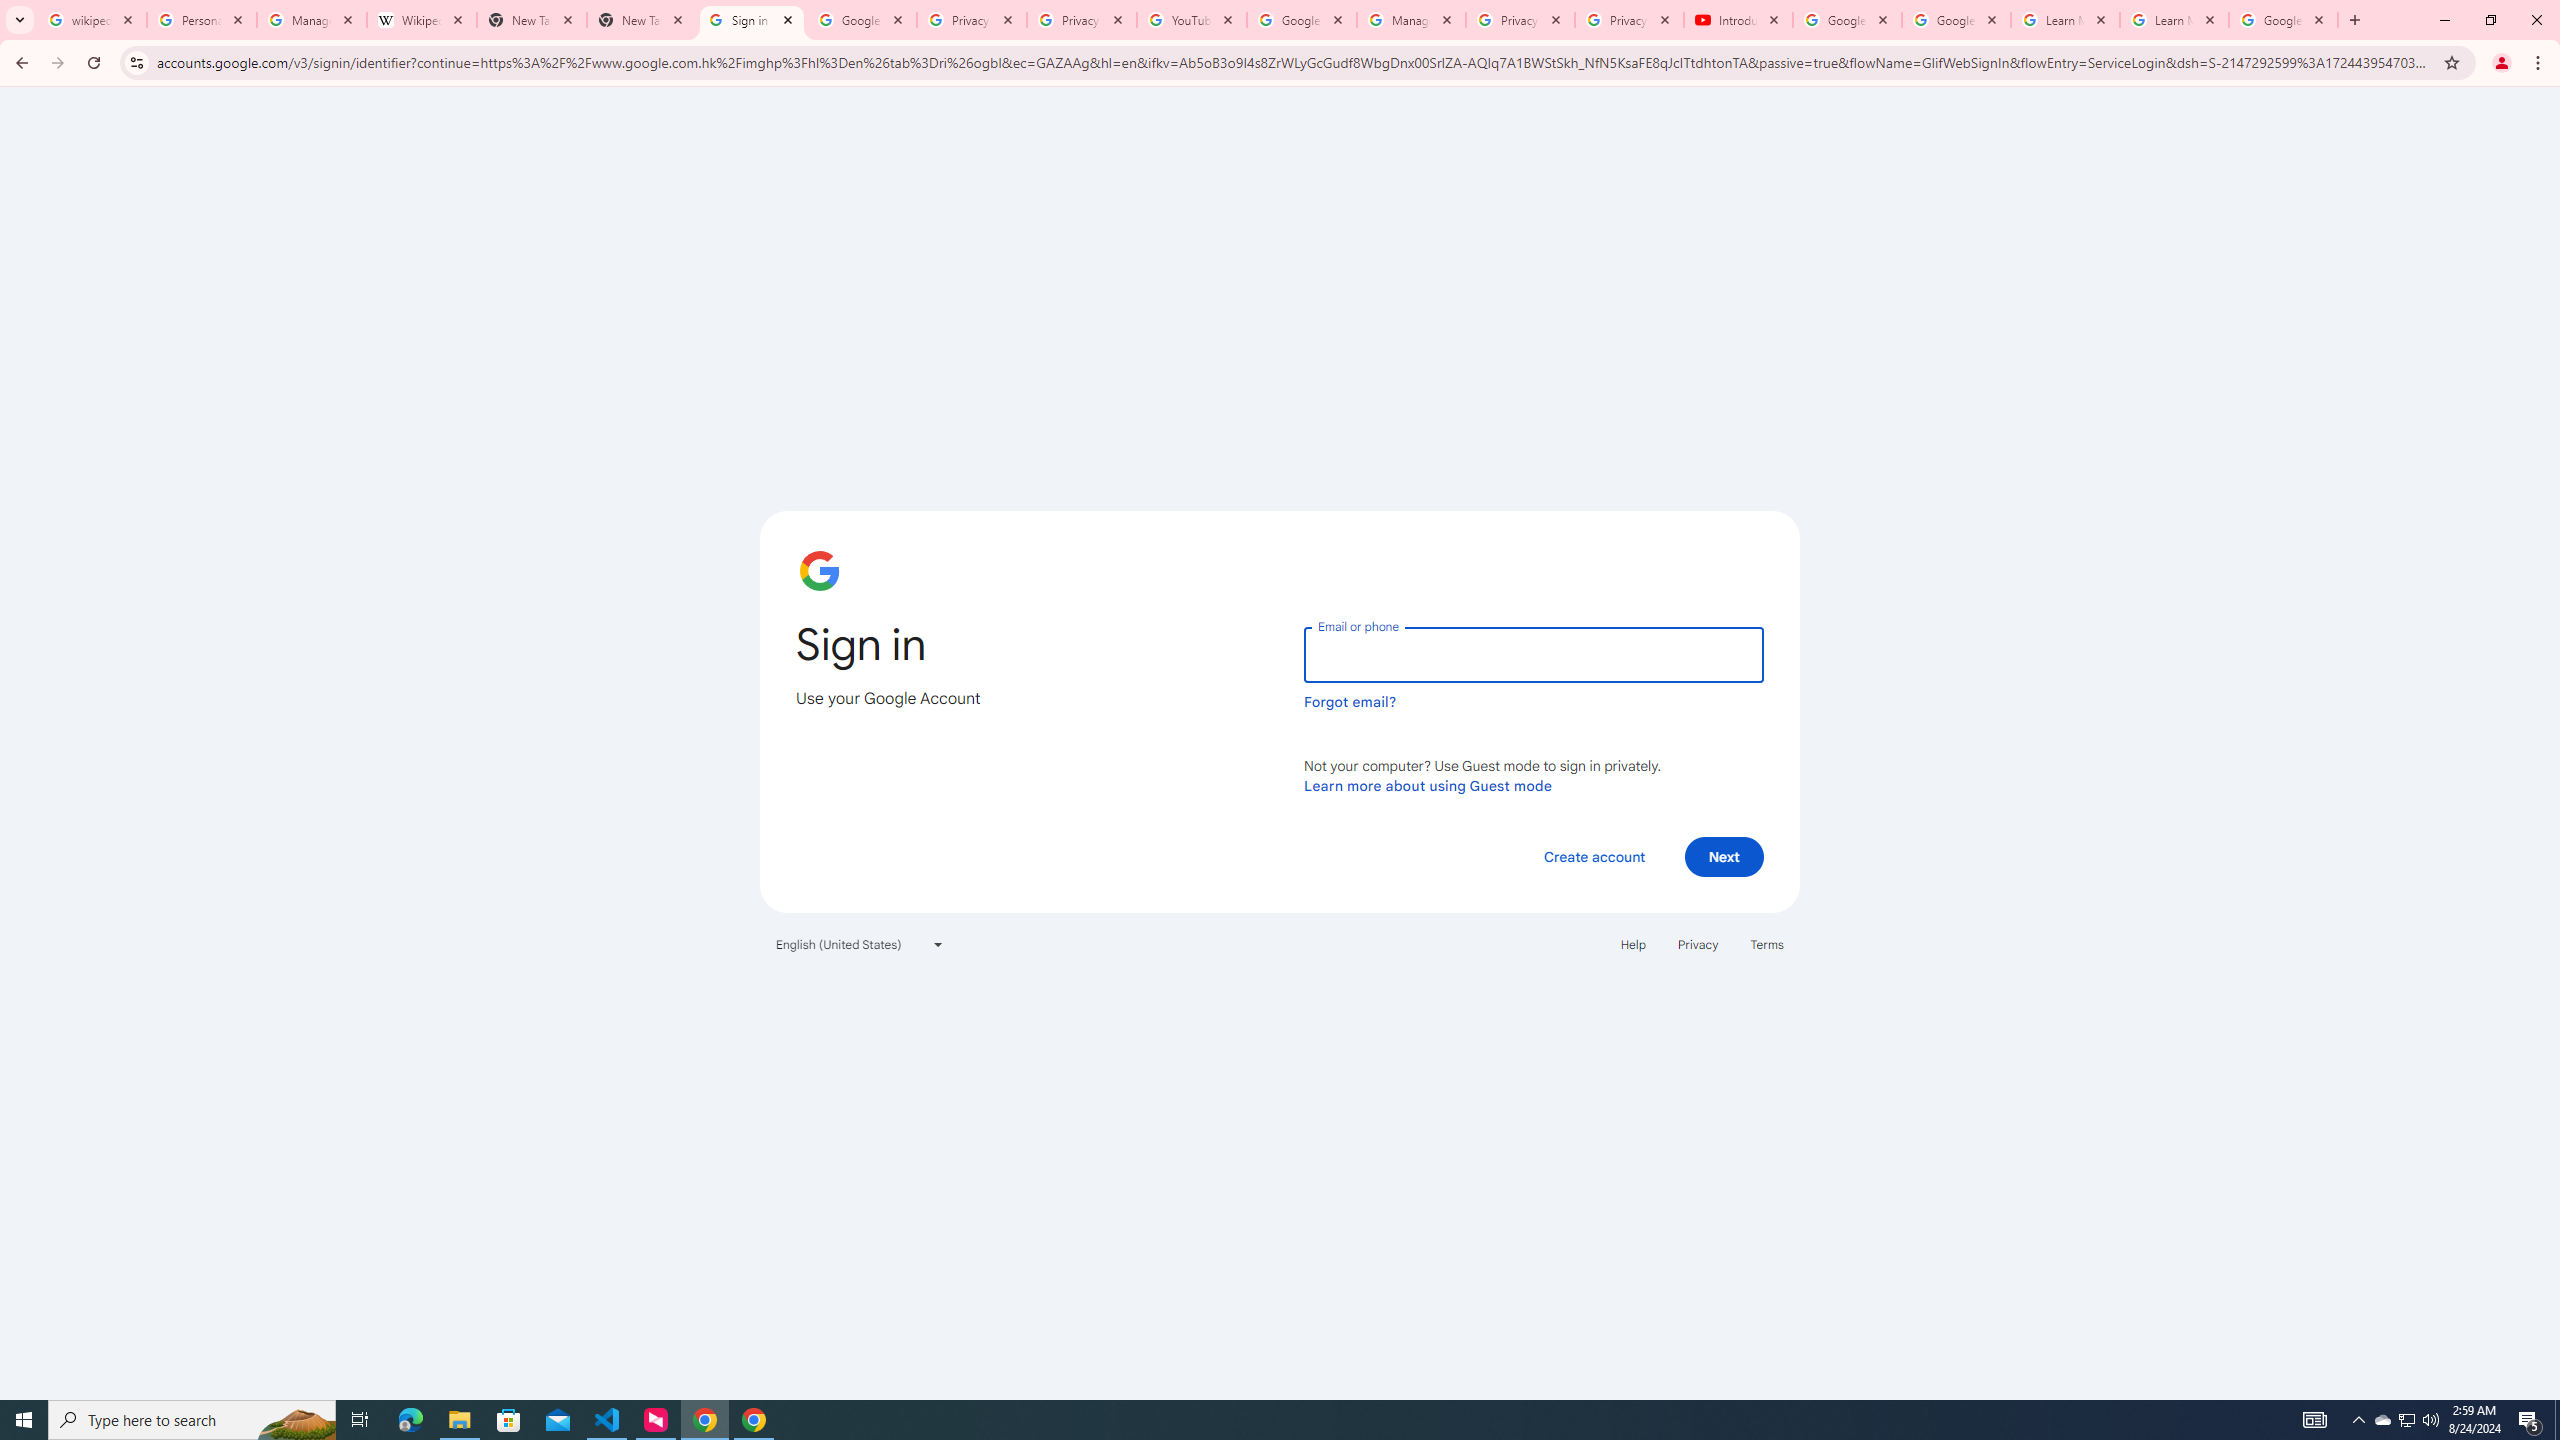 The image size is (2560, 1440). I want to click on 'Help', so click(1632, 942).